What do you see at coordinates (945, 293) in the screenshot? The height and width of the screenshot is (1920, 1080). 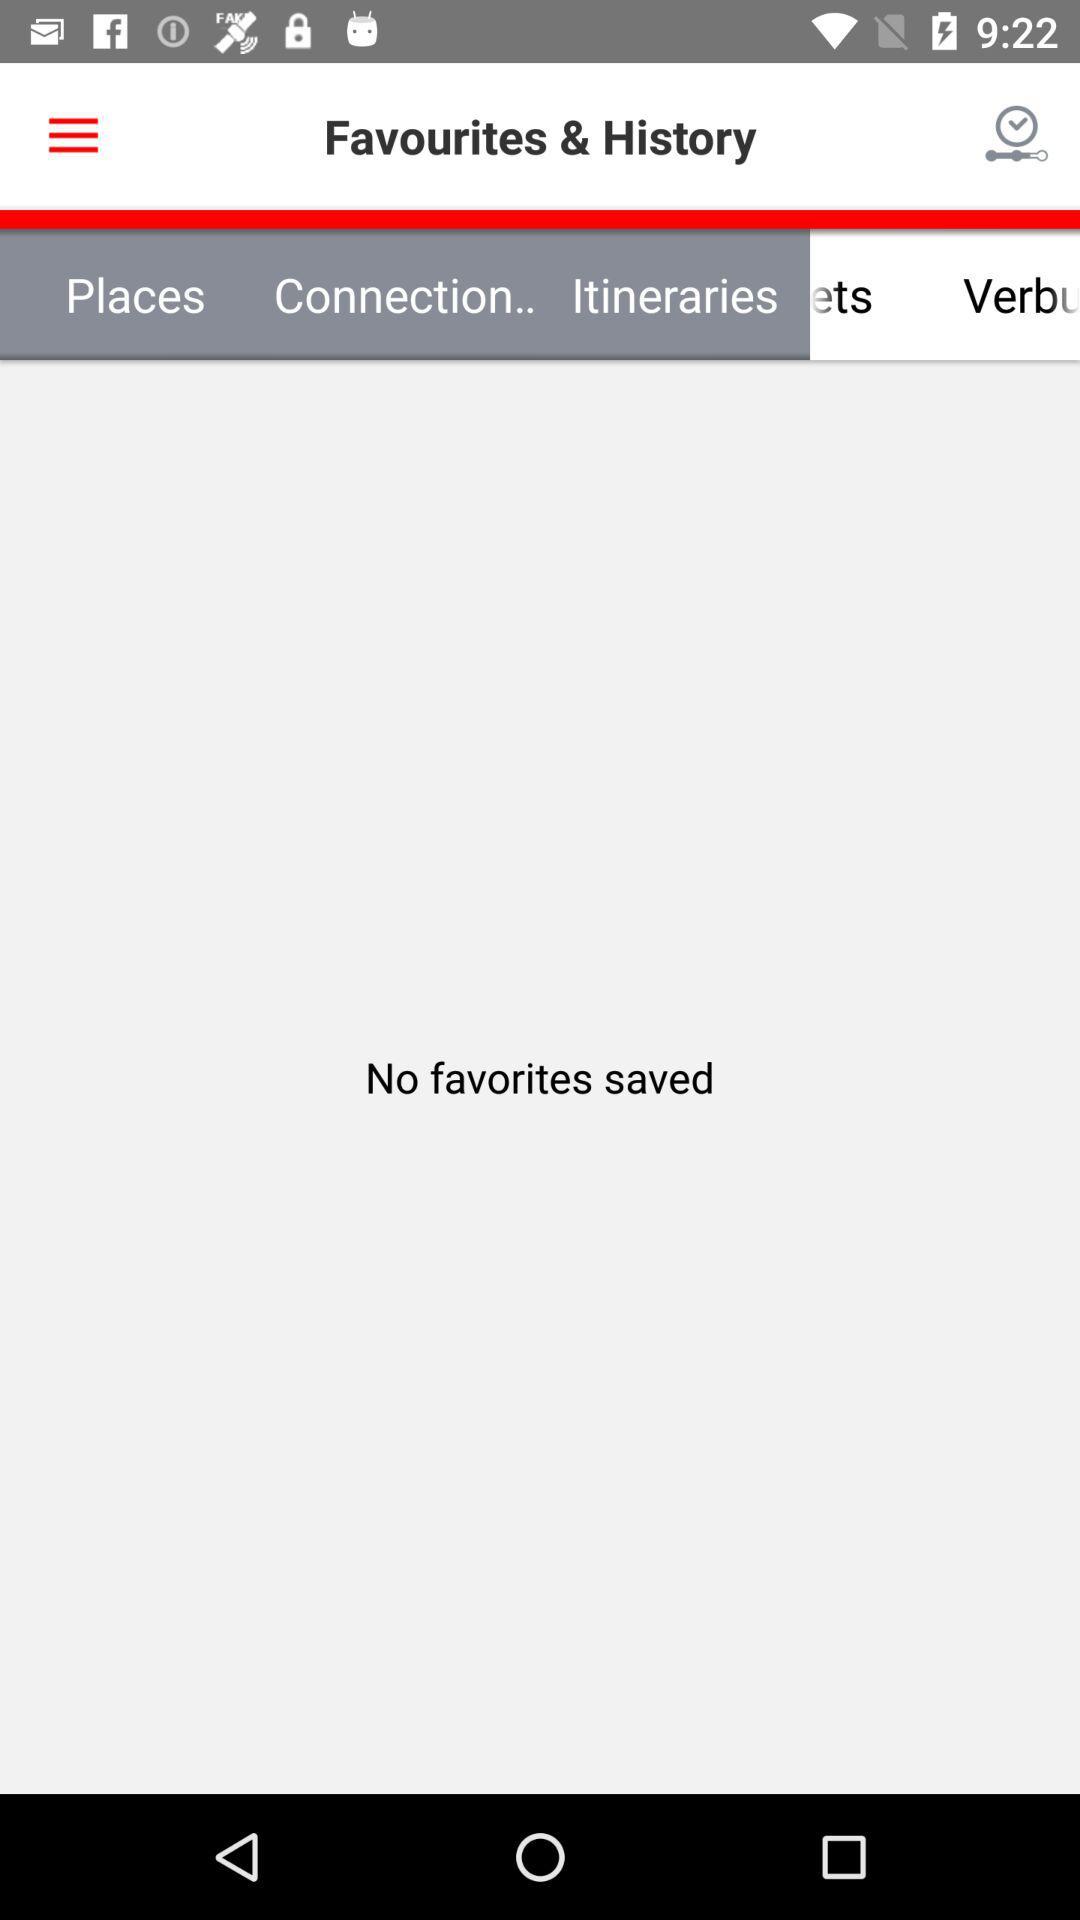 I see `item next to connection requests icon` at bounding box center [945, 293].